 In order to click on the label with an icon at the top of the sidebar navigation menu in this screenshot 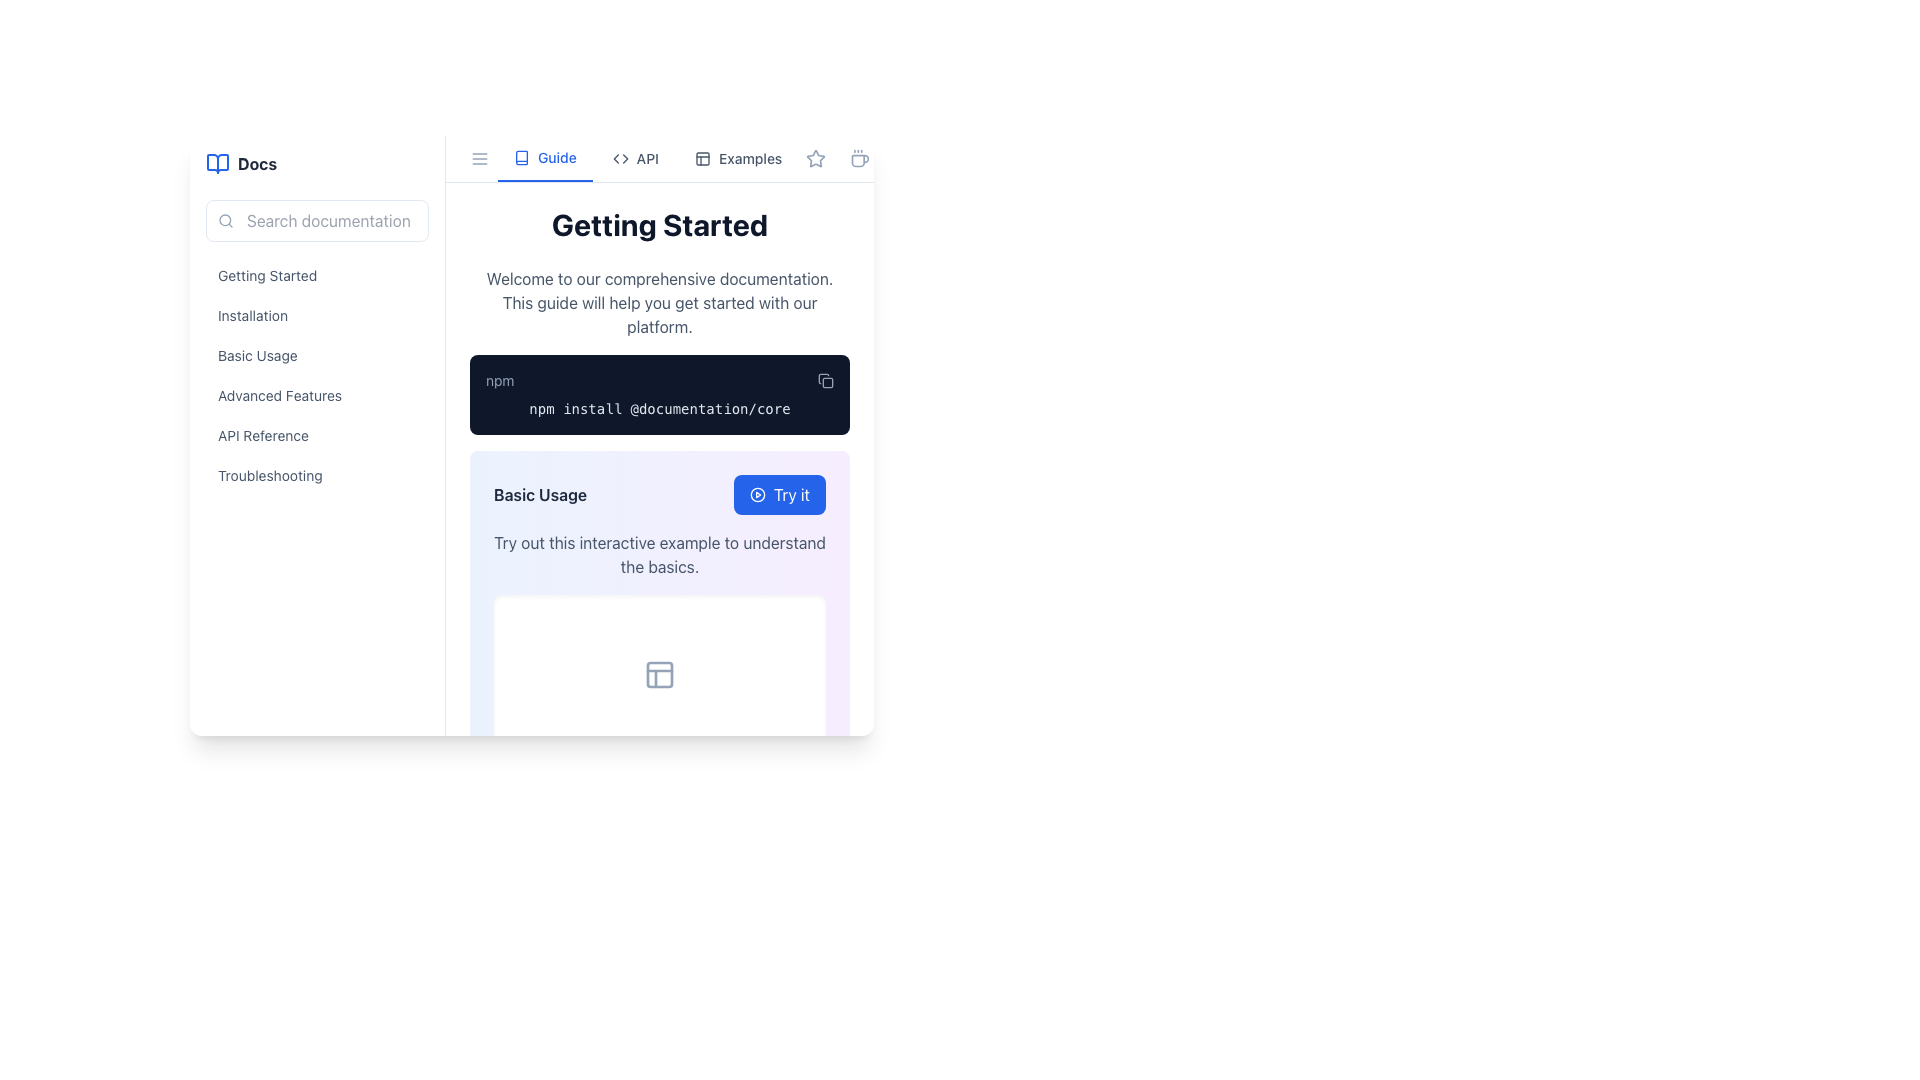, I will do `click(316, 163)`.